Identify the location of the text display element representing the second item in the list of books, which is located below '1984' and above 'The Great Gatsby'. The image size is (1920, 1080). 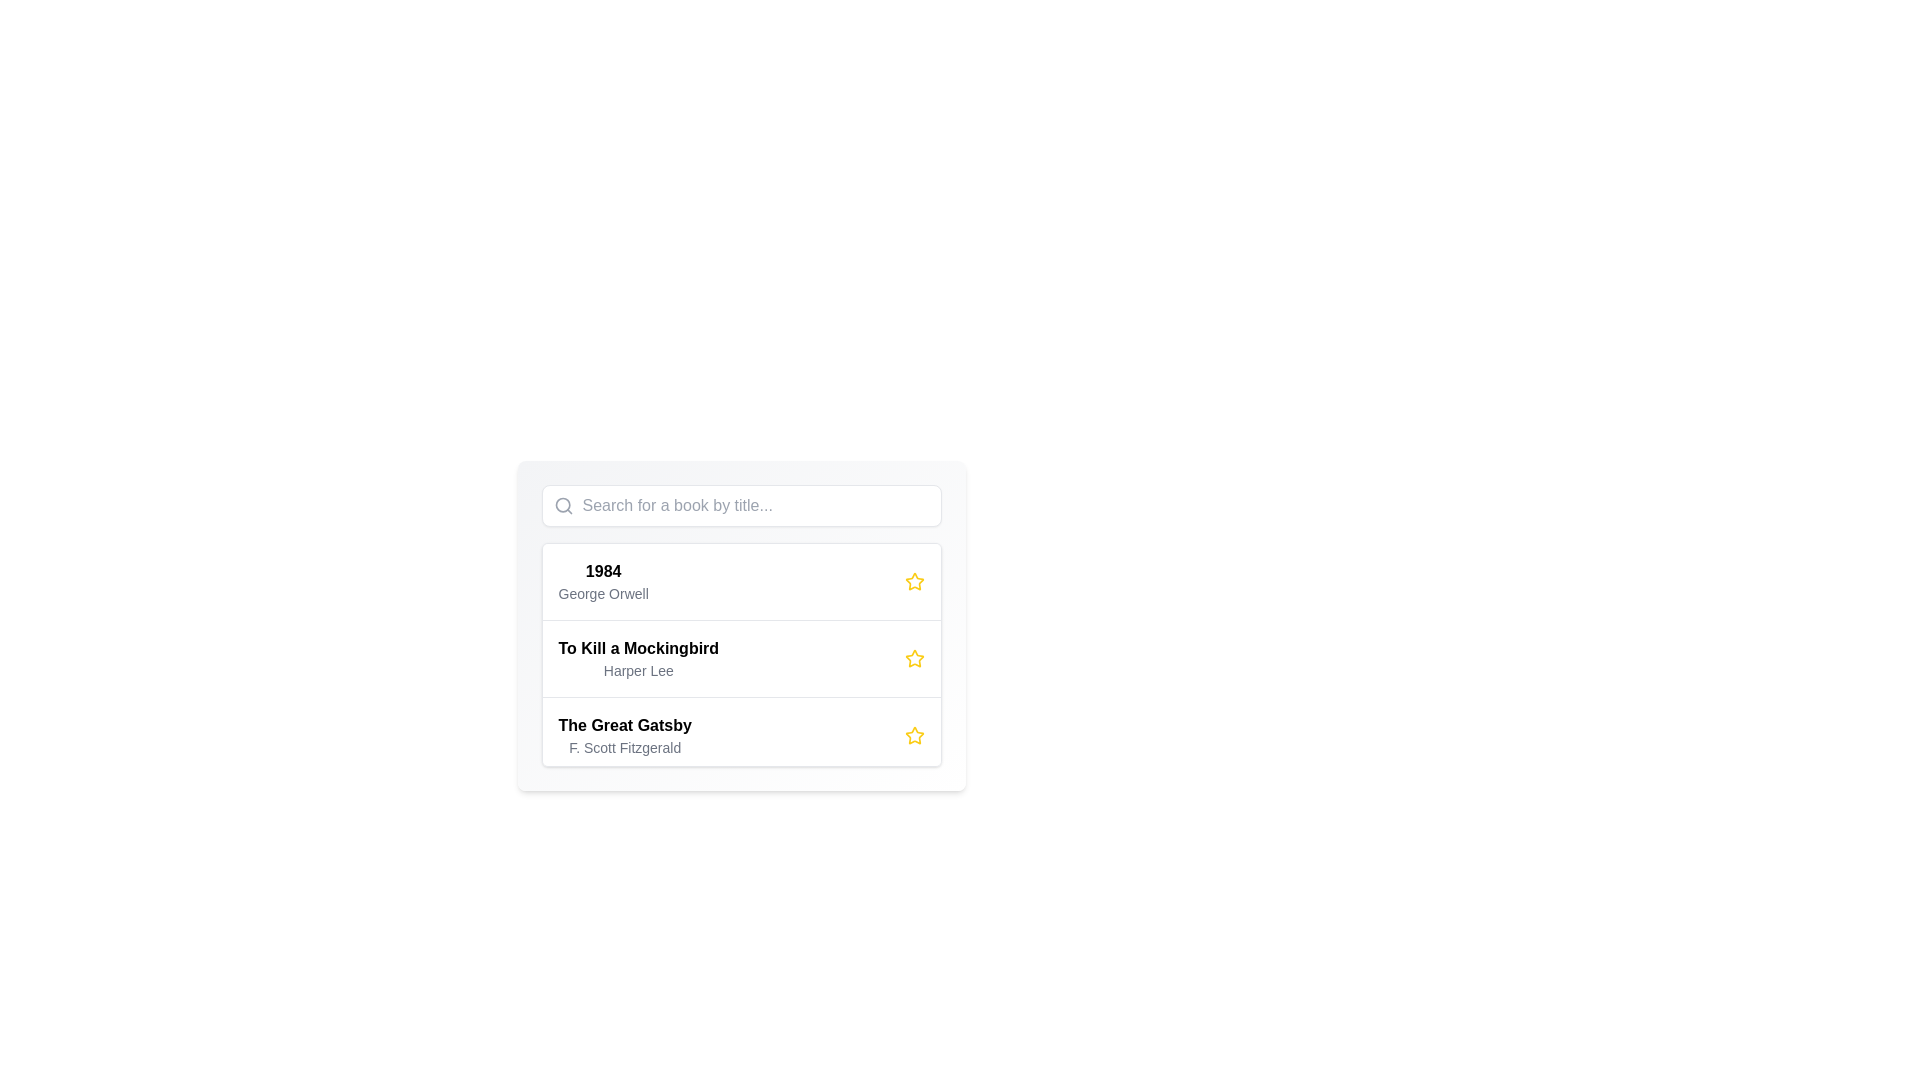
(637, 659).